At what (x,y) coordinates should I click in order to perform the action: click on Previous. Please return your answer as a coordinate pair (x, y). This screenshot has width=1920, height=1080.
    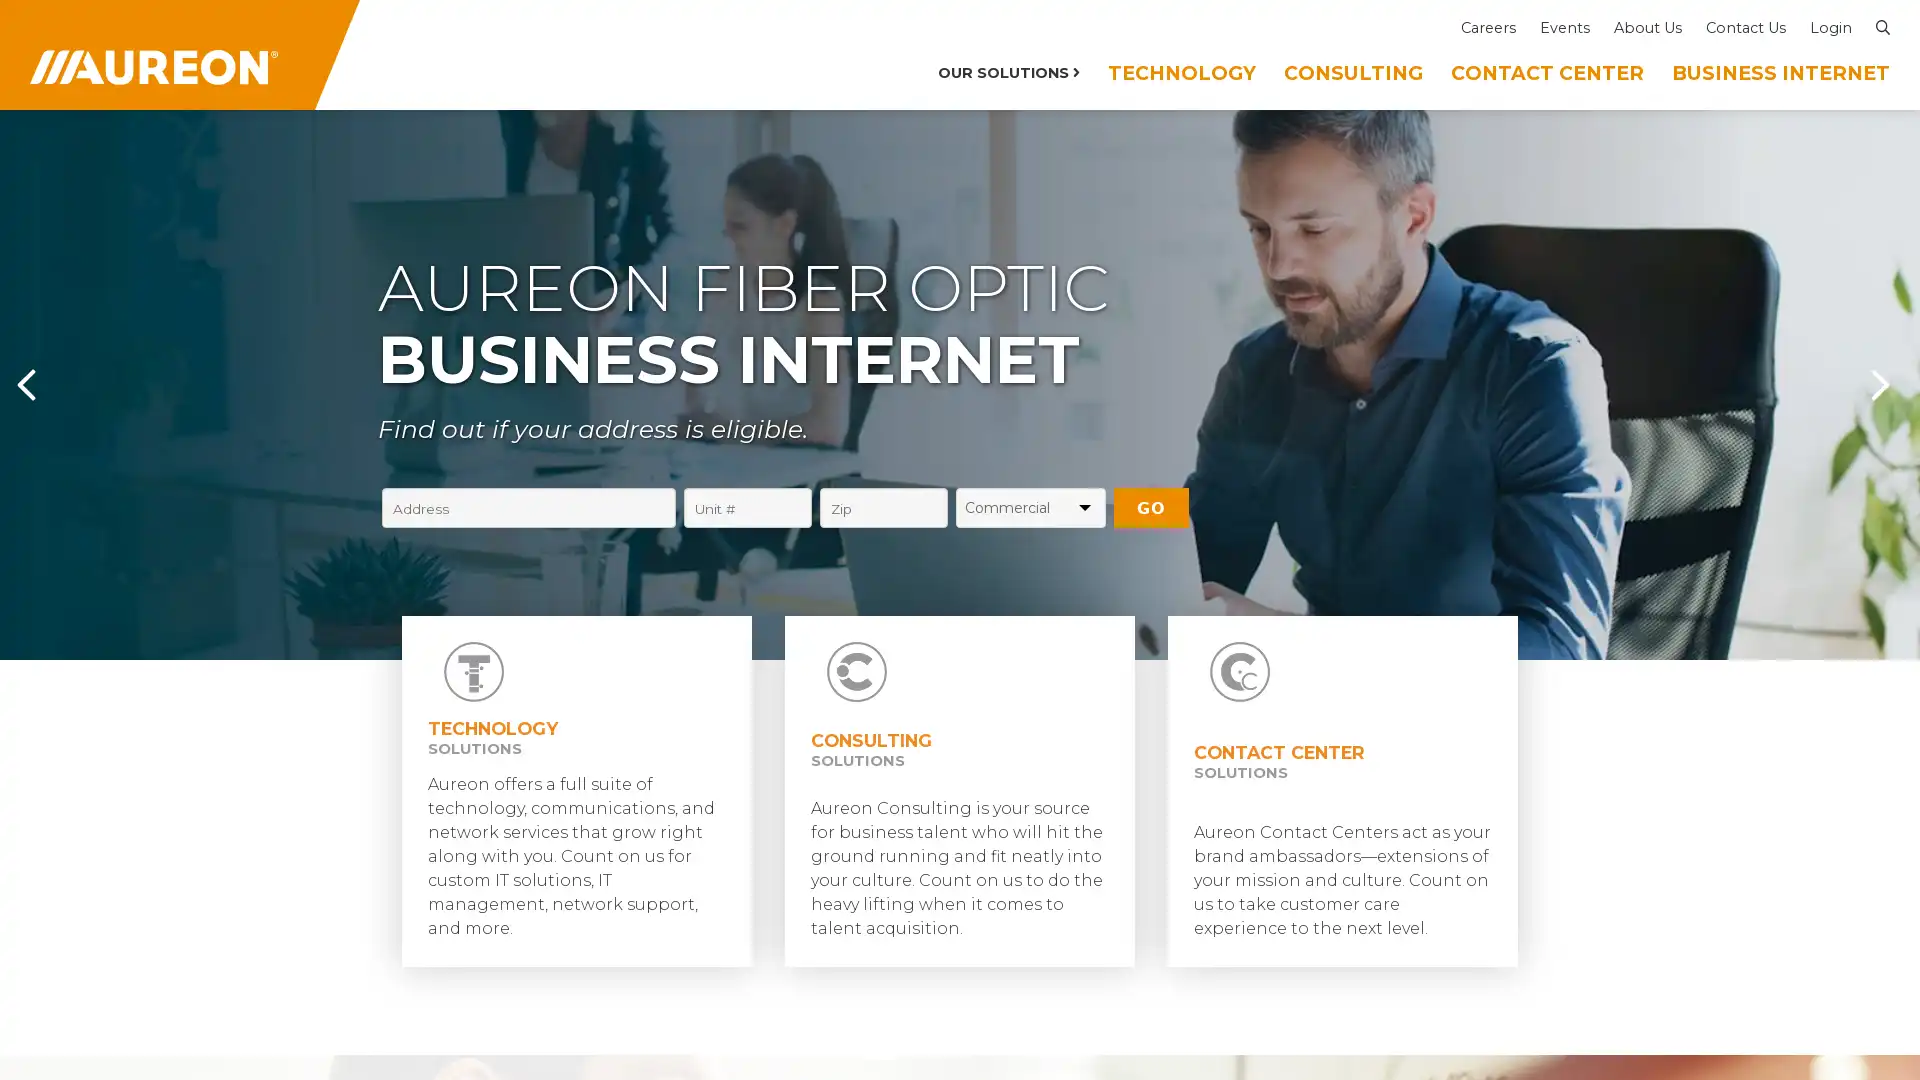
    Looking at the image, I should click on (33, 385).